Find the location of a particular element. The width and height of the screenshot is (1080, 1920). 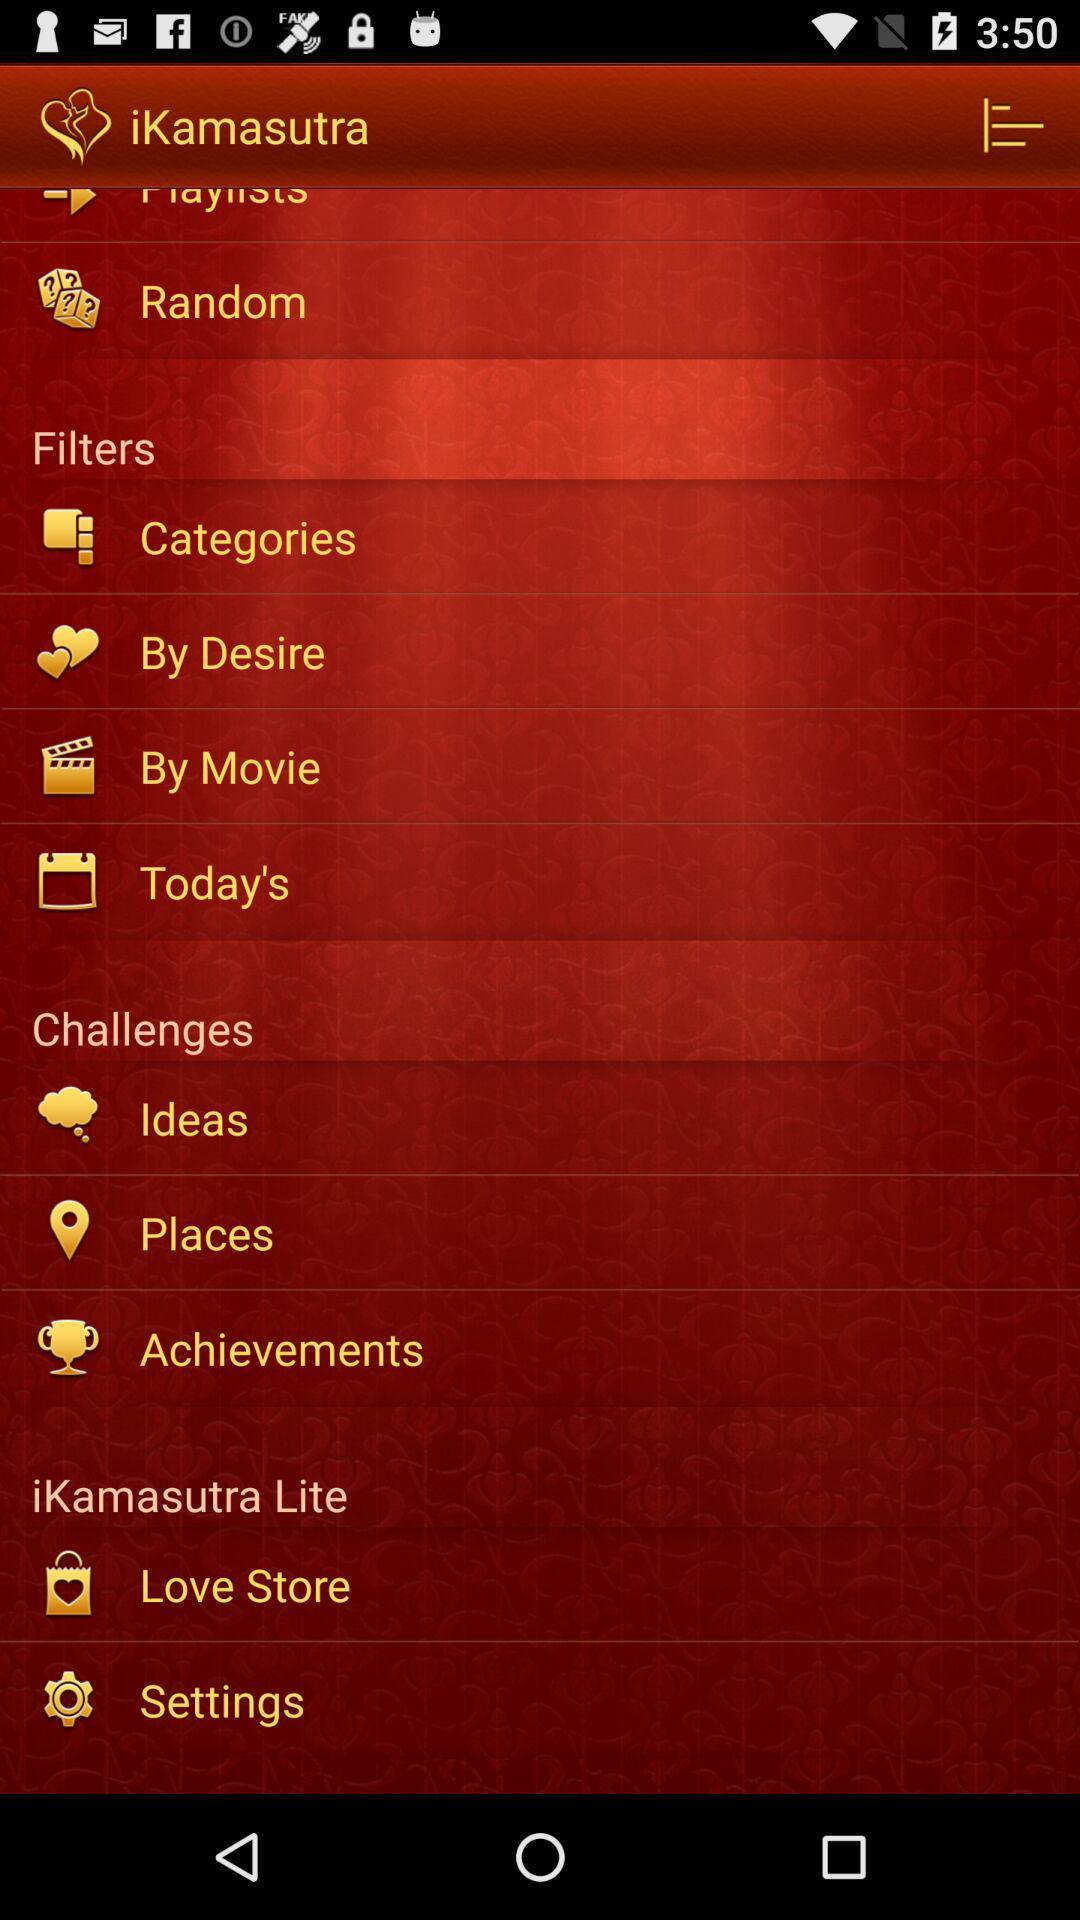

ideas icon is located at coordinates (595, 1116).